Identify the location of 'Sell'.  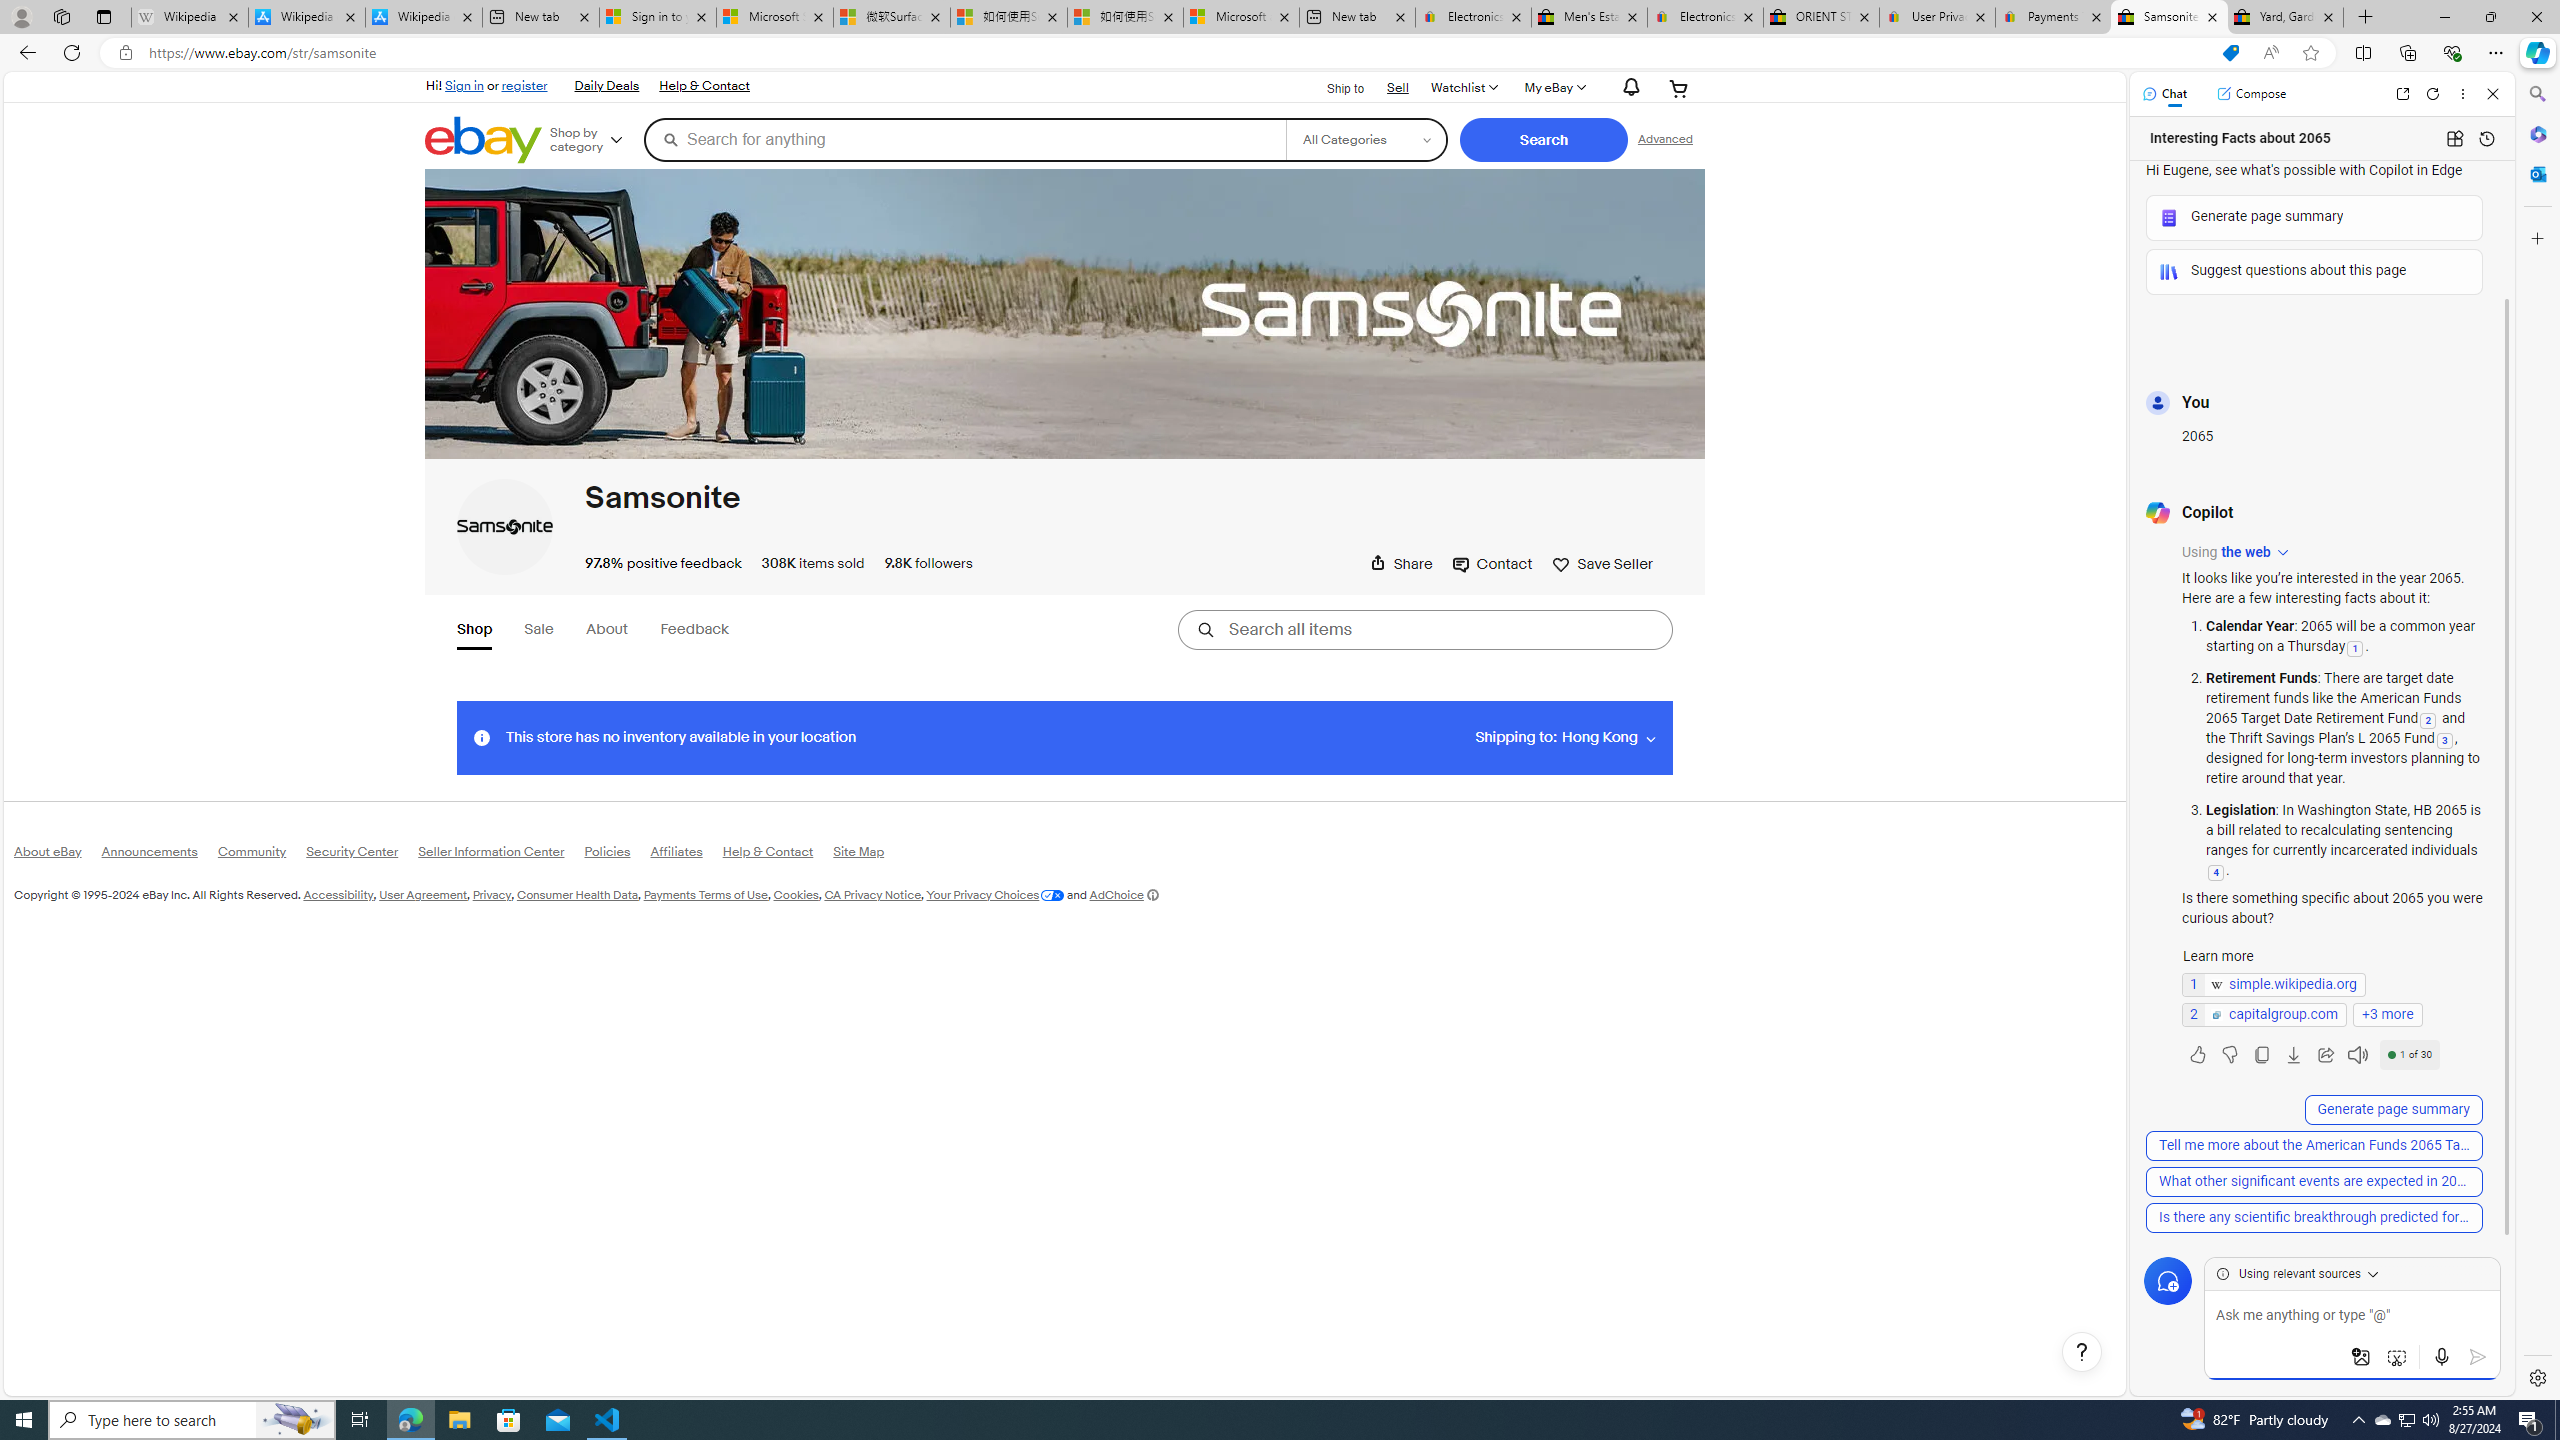
(1397, 87).